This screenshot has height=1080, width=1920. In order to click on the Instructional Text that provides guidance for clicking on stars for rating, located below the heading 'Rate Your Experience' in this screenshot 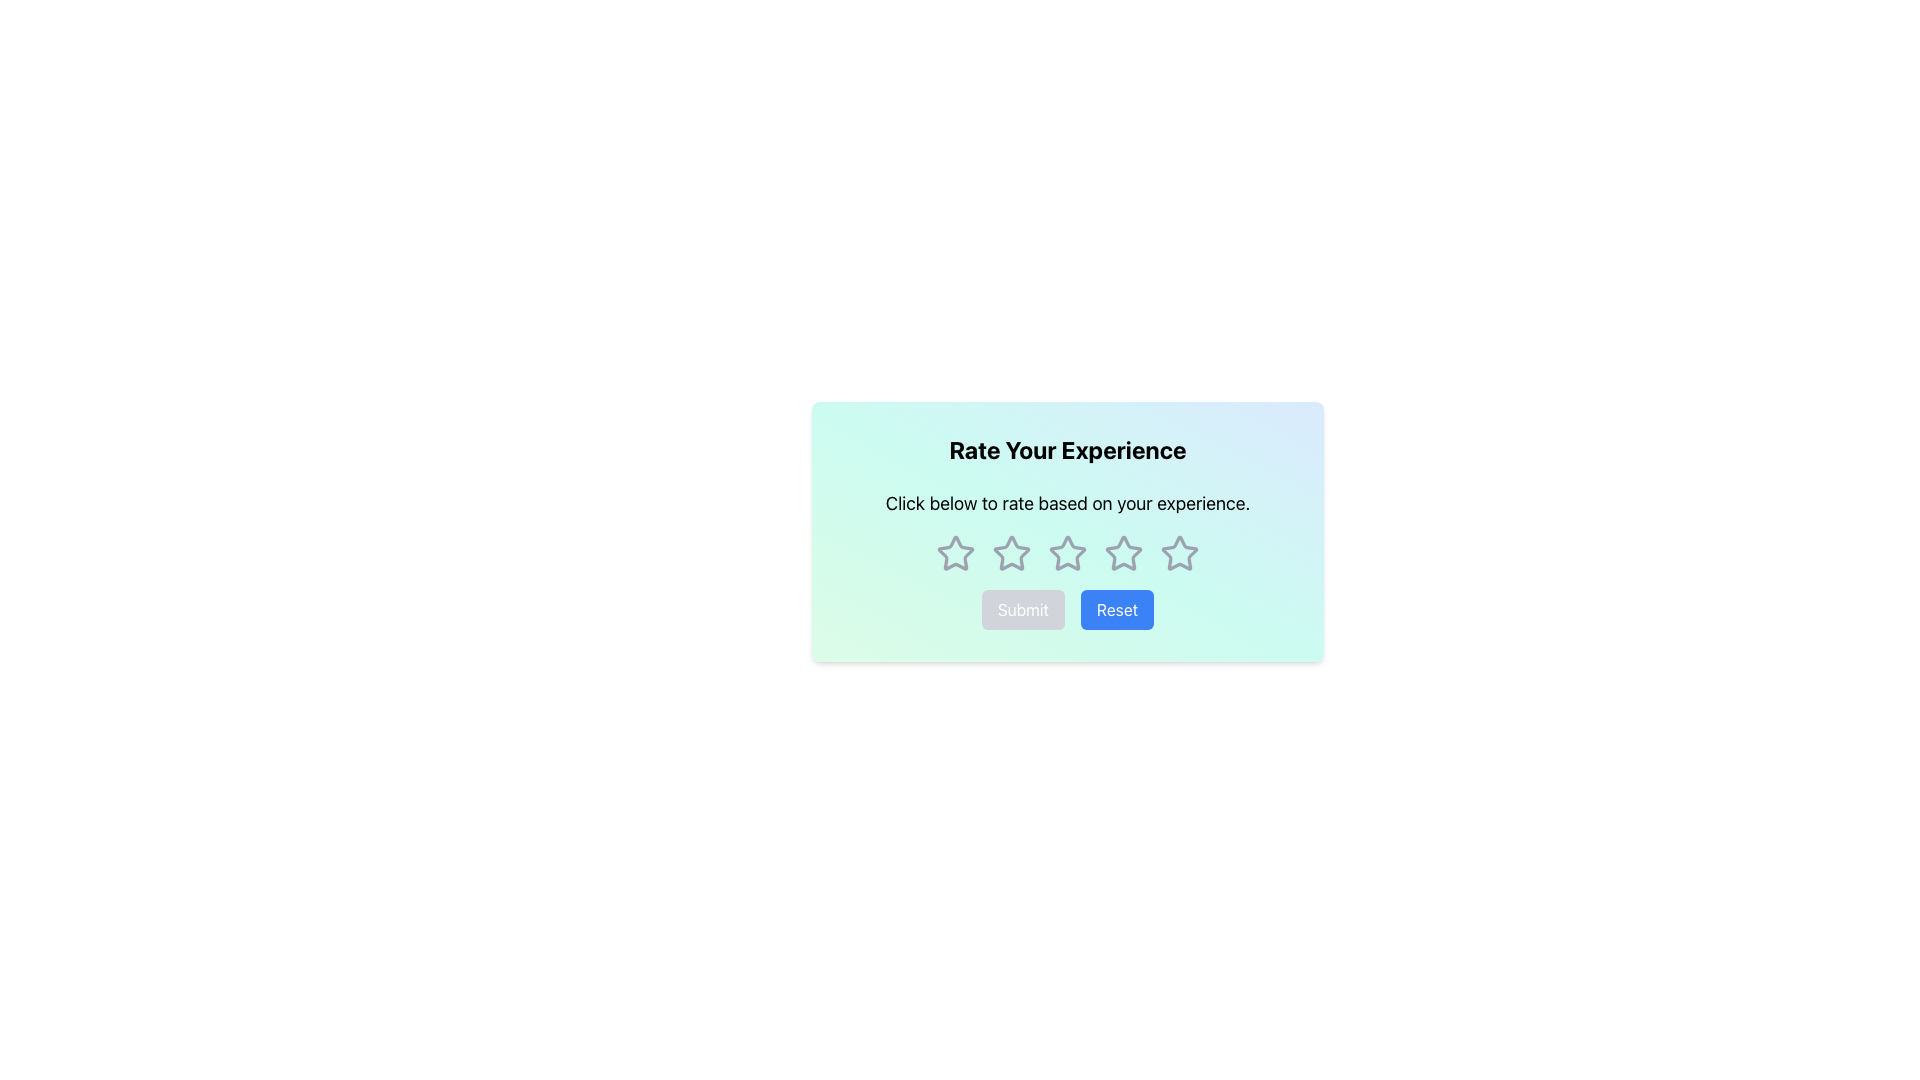, I will do `click(1067, 503)`.